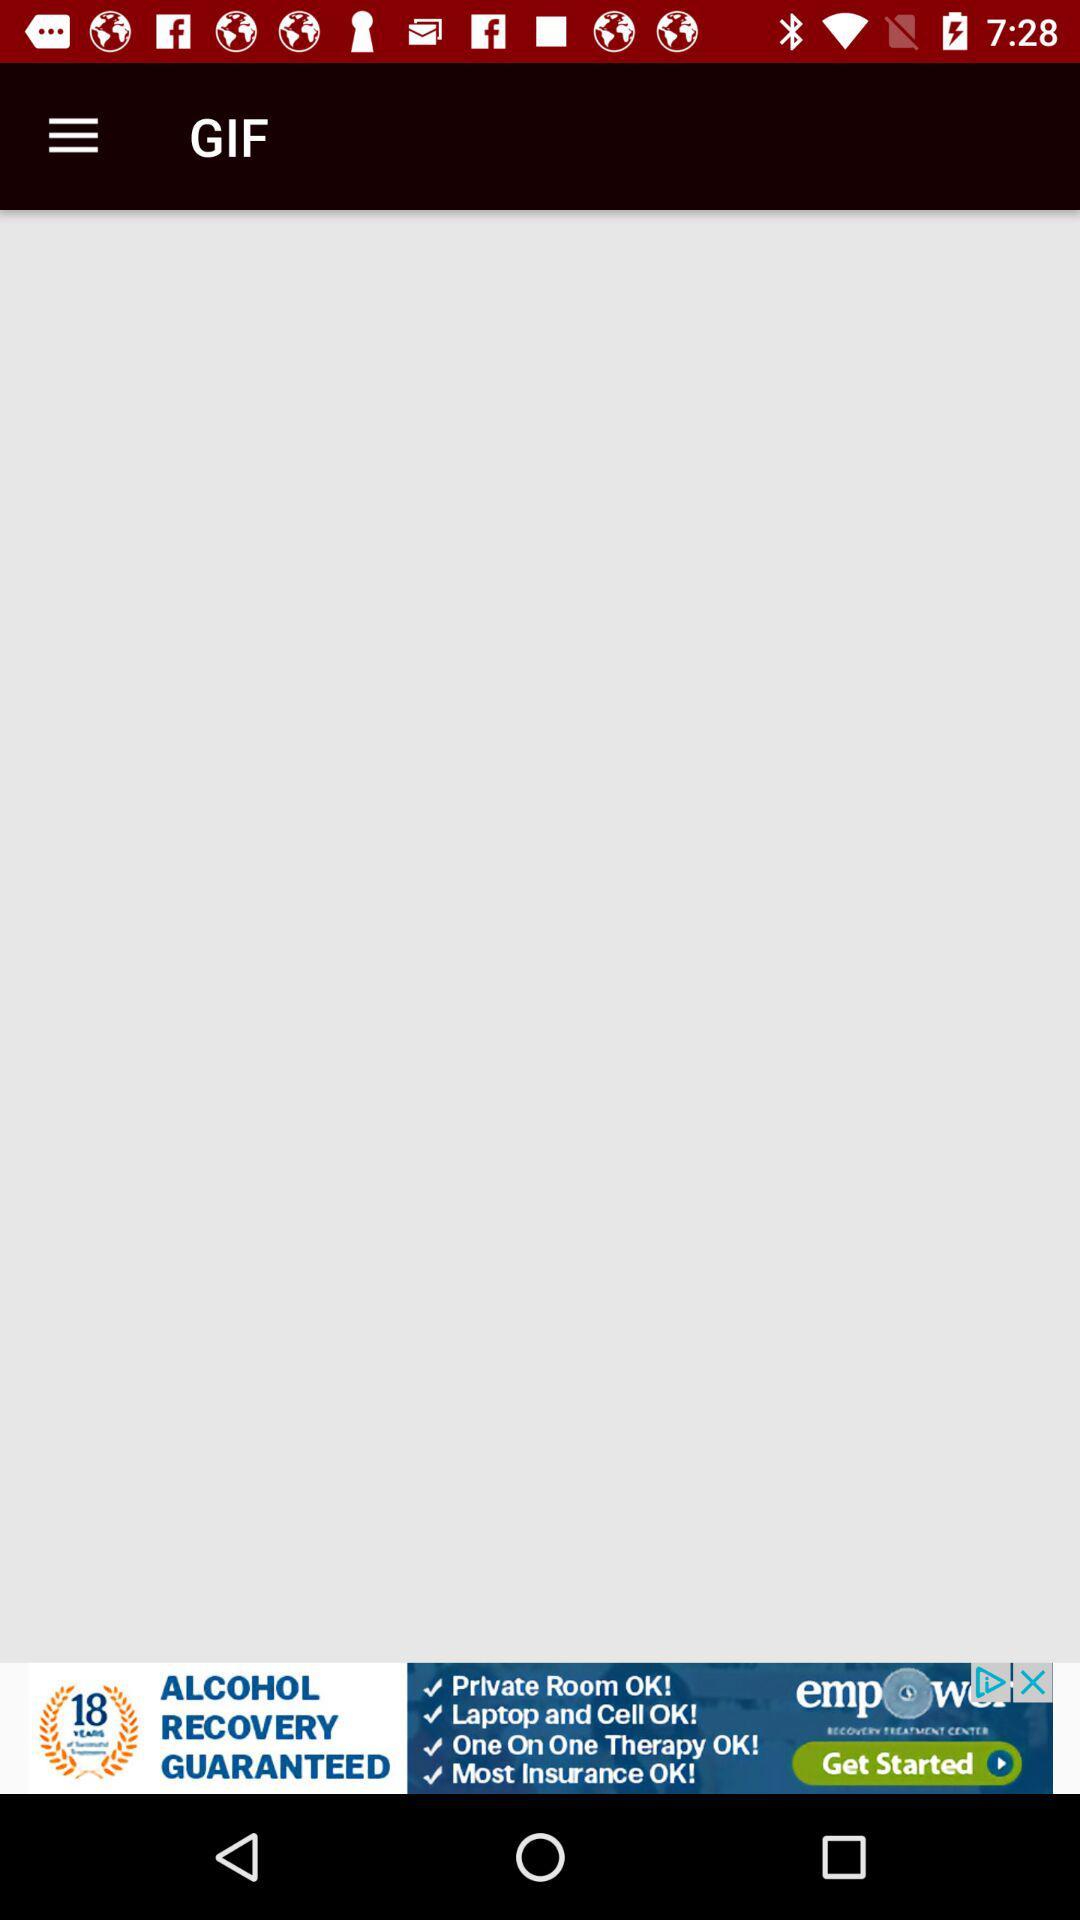  What do you see at coordinates (540, 1727) in the screenshot?
I see `advertisement` at bounding box center [540, 1727].